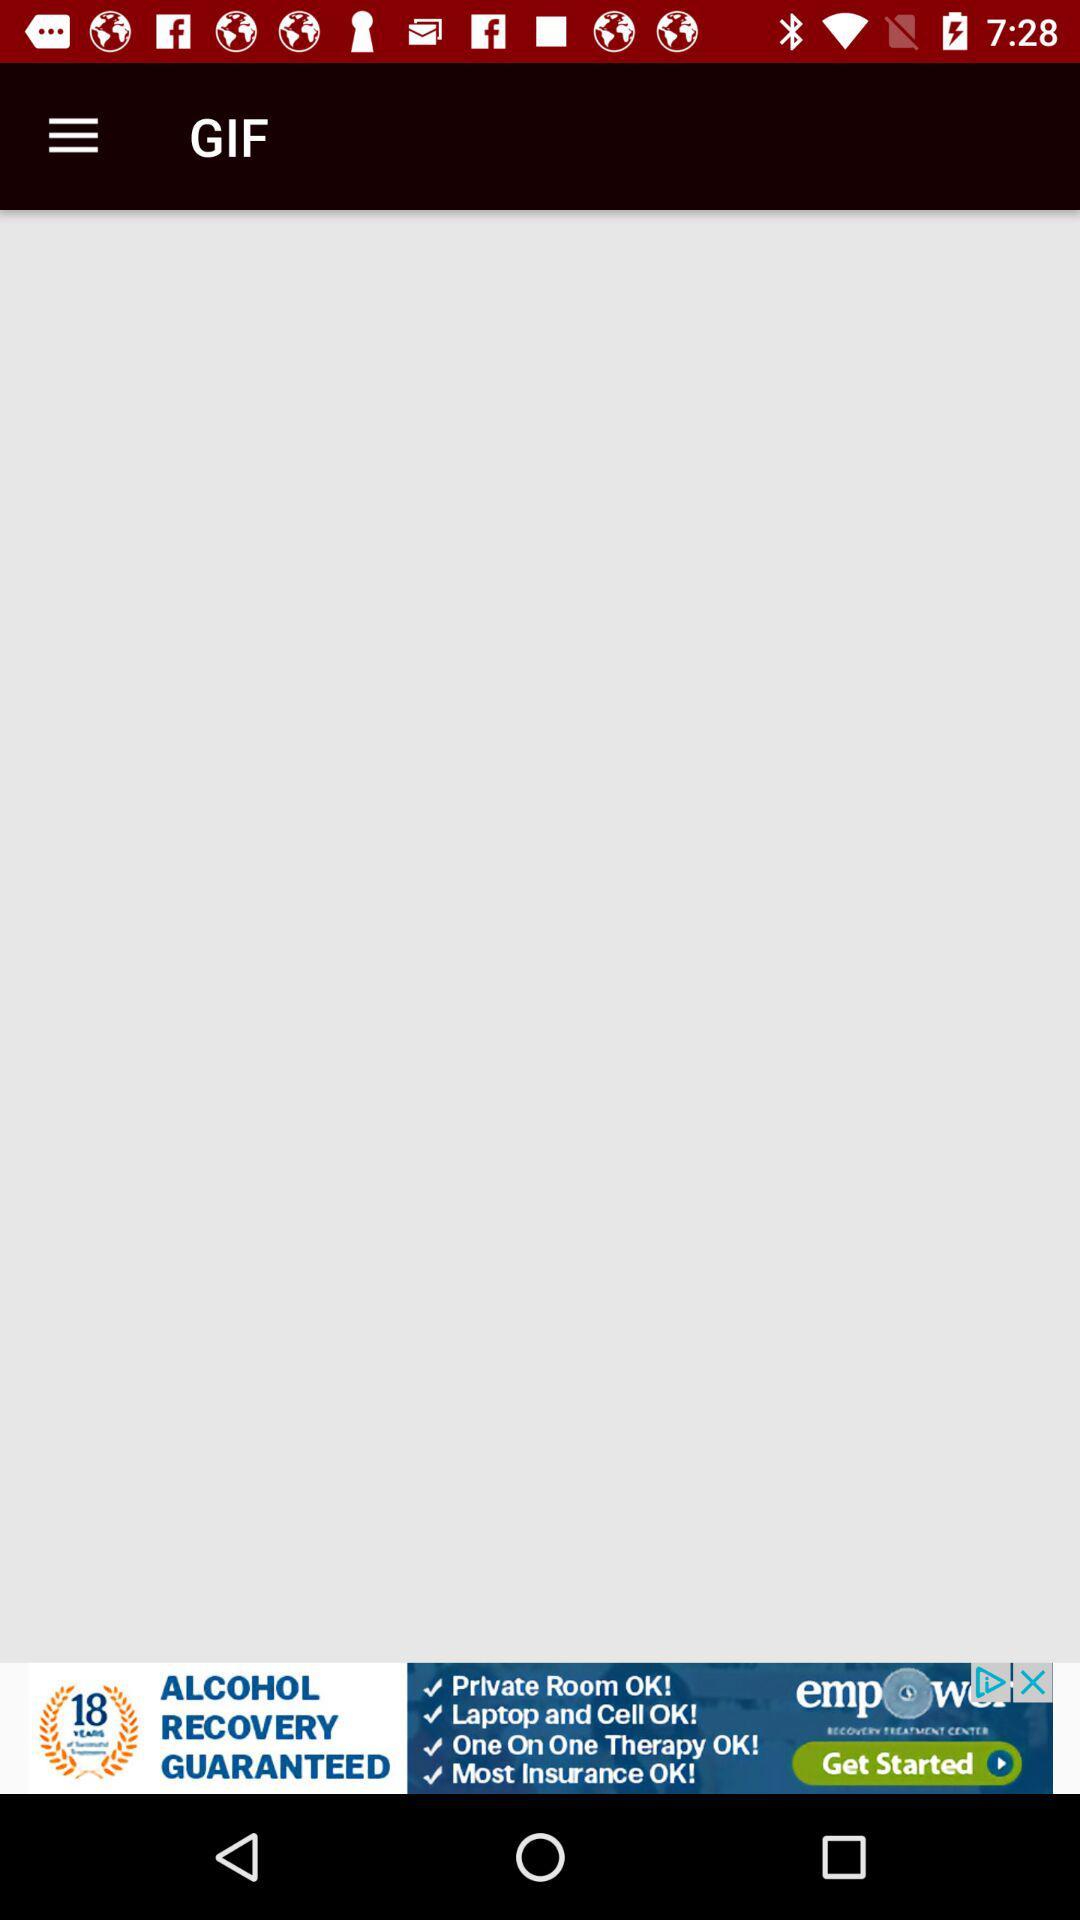  What do you see at coordinates (540, 1727) in the screenshot?
I see `advertisement` at bounding box center [540, 1727].